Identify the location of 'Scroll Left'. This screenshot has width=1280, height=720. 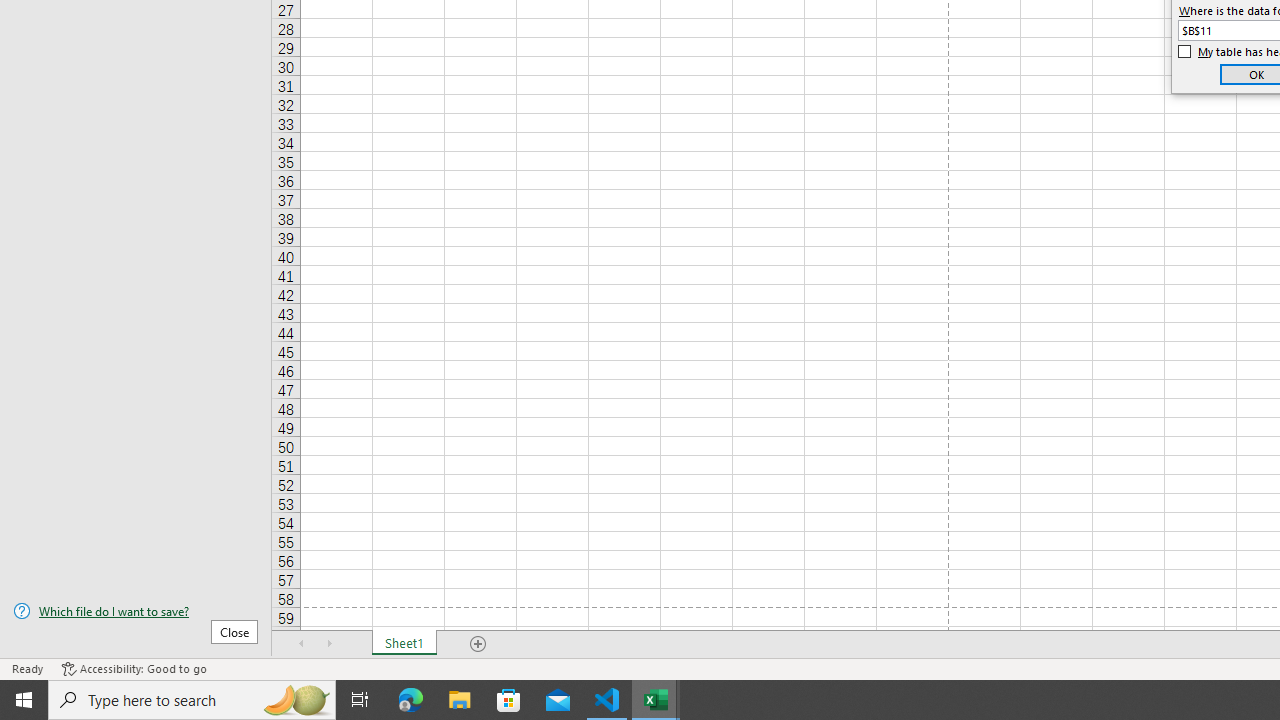
(301, 644).